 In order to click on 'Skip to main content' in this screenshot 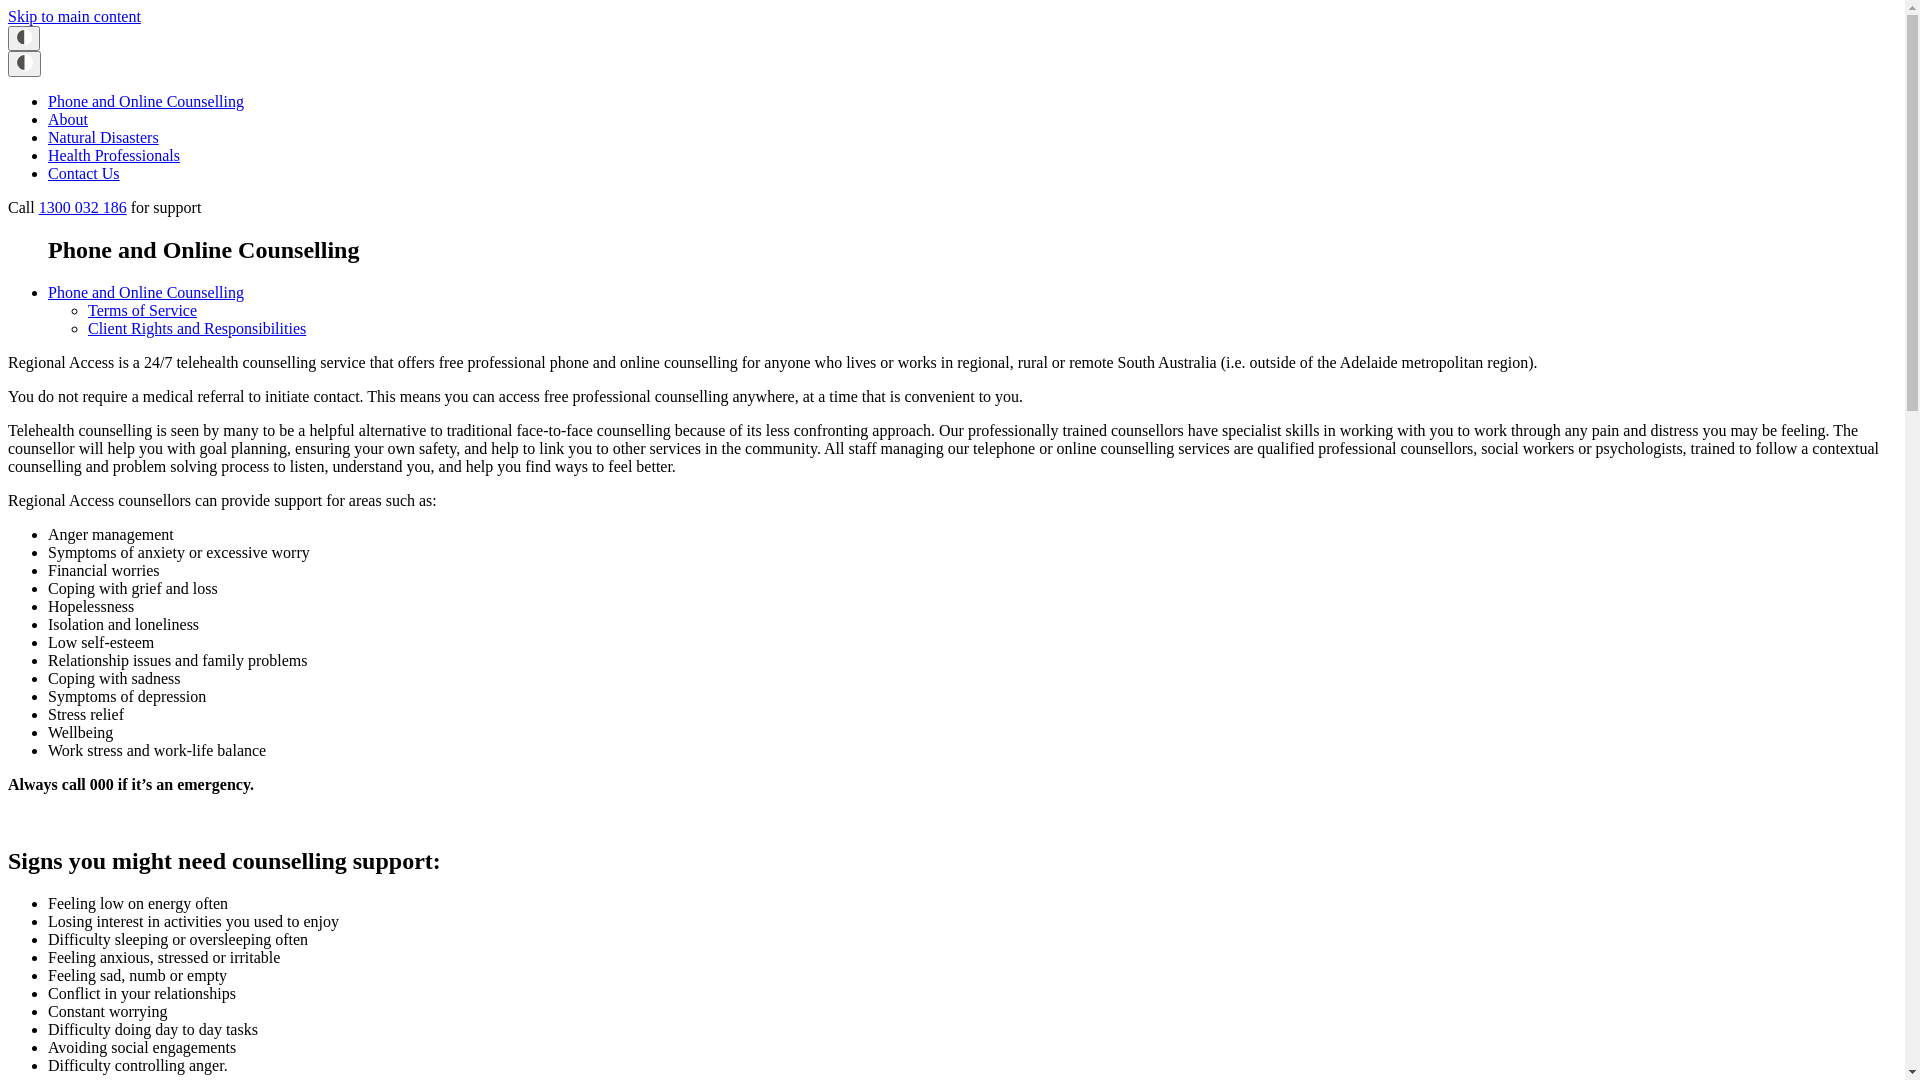, I will do `click(8, 16)`.